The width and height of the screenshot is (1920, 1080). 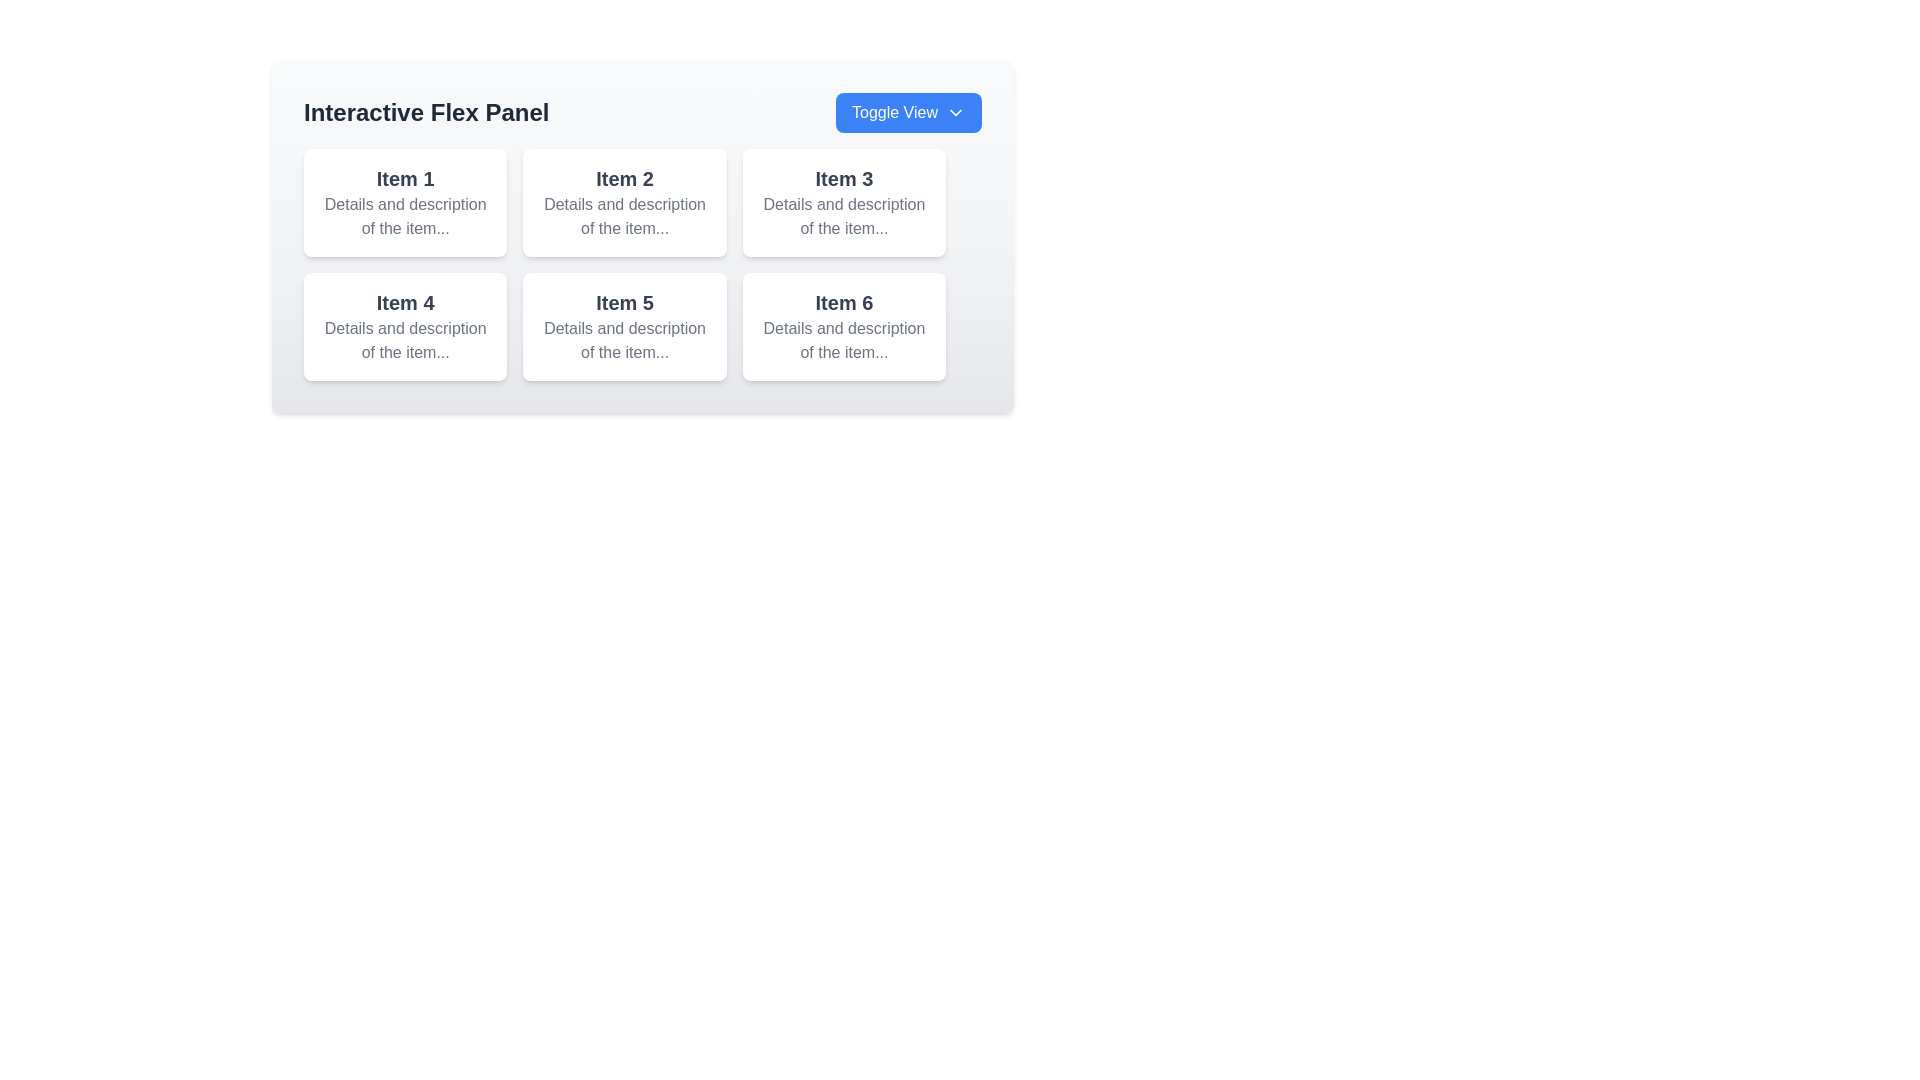 What do you see at coordinates (404, 216) in the screenshot?
I see `the text label that says 'Details and description of the item...' which is styled in gray and located under the title 'Item 1' within the first card of the grid layout` at bounding box center [404, 216].